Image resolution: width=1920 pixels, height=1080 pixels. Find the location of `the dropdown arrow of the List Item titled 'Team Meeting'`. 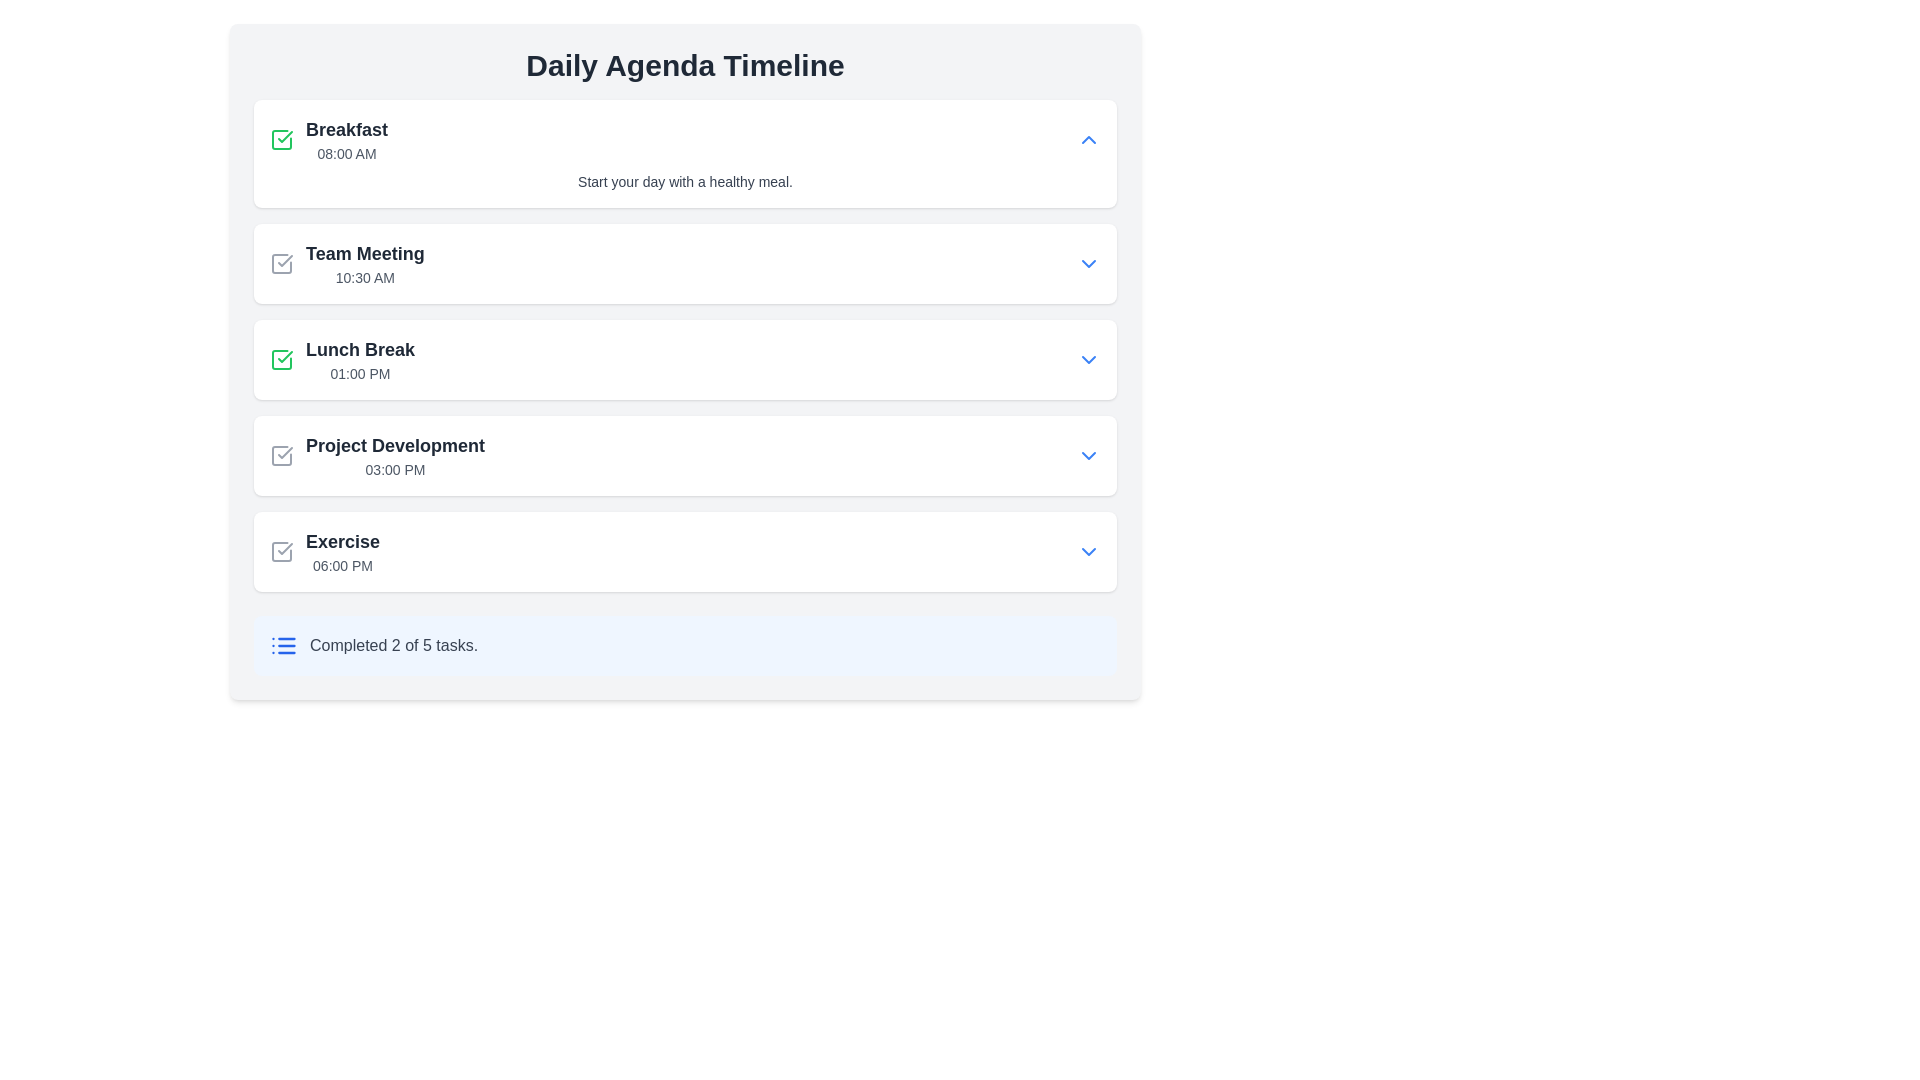

the dropdown arrow of the List Item titled 'Team Meeting' is located at coordinates (685, 262).